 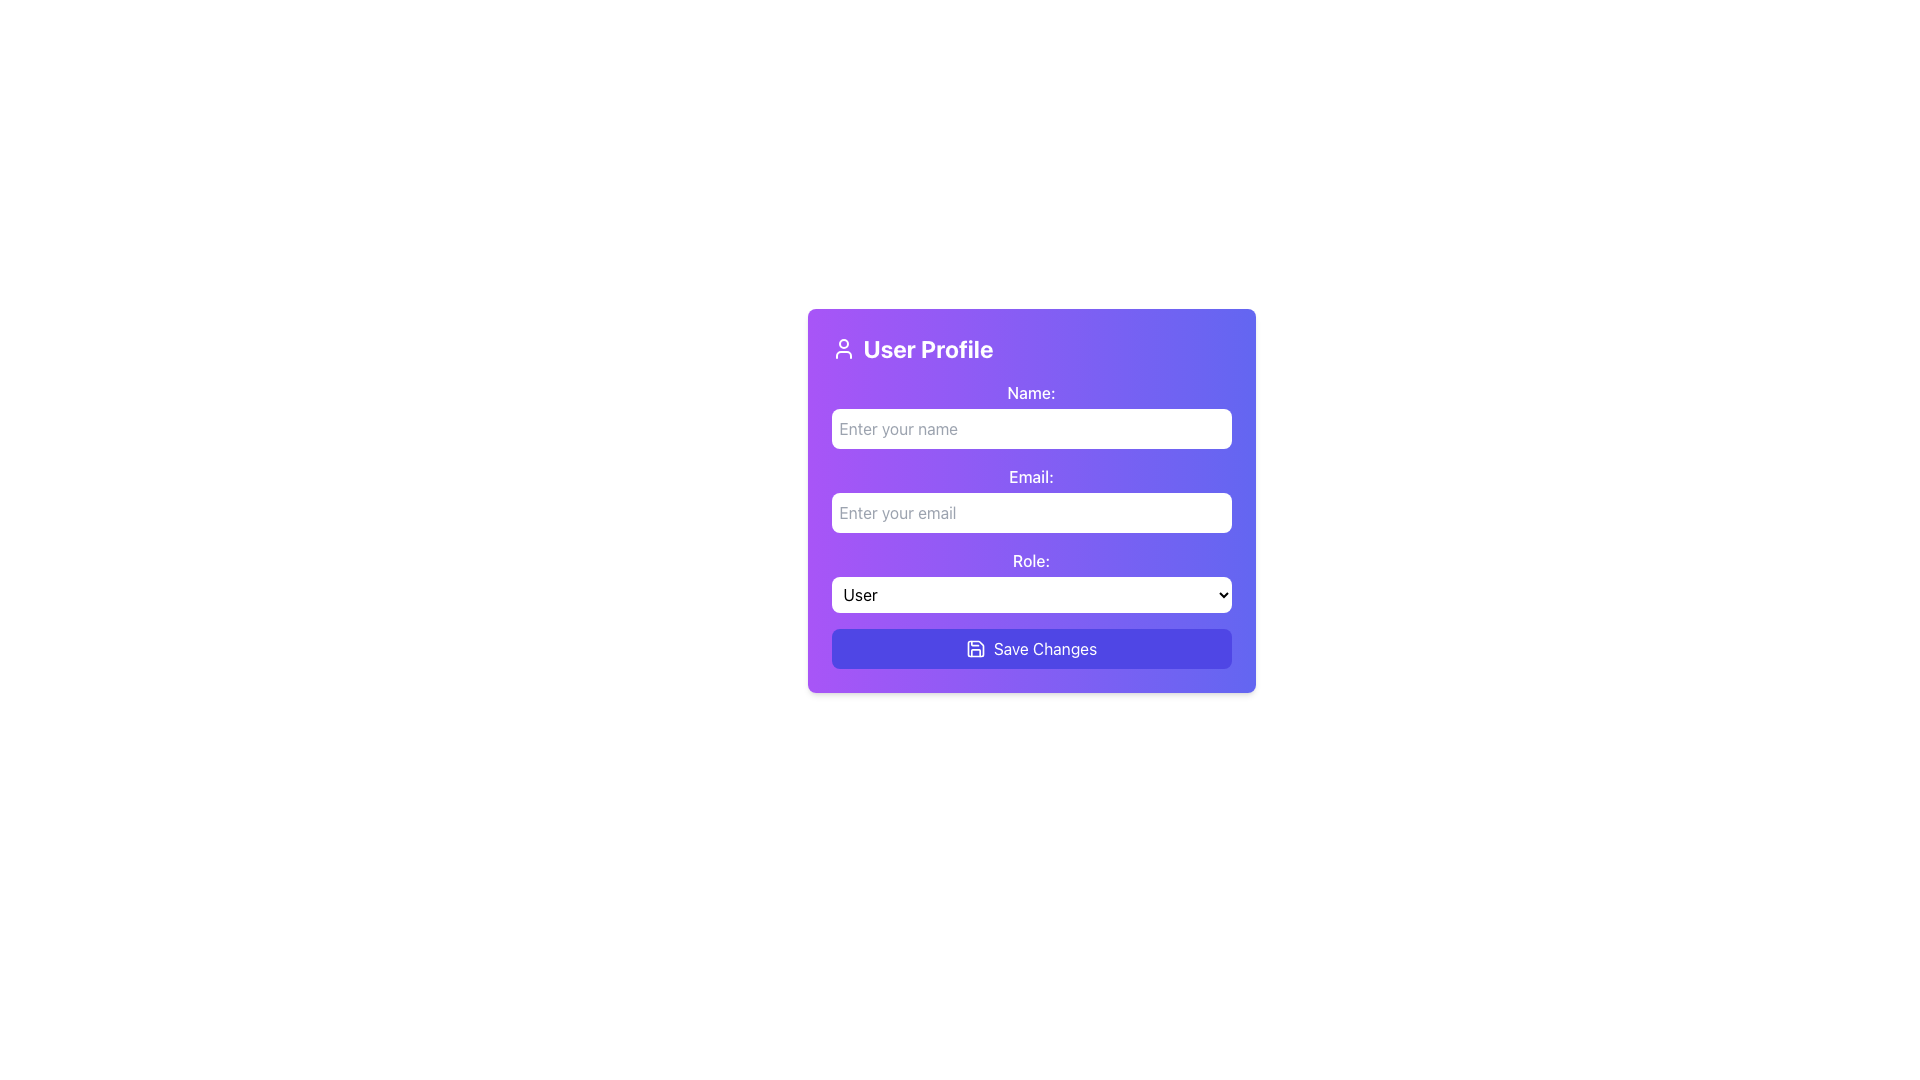 What do you see at coordinates (1031, 393) in the screenshot?
I see `the text label indicating the purpose of the adjacent input field for entering a 'Name'` at bounding box center [1031, 393].